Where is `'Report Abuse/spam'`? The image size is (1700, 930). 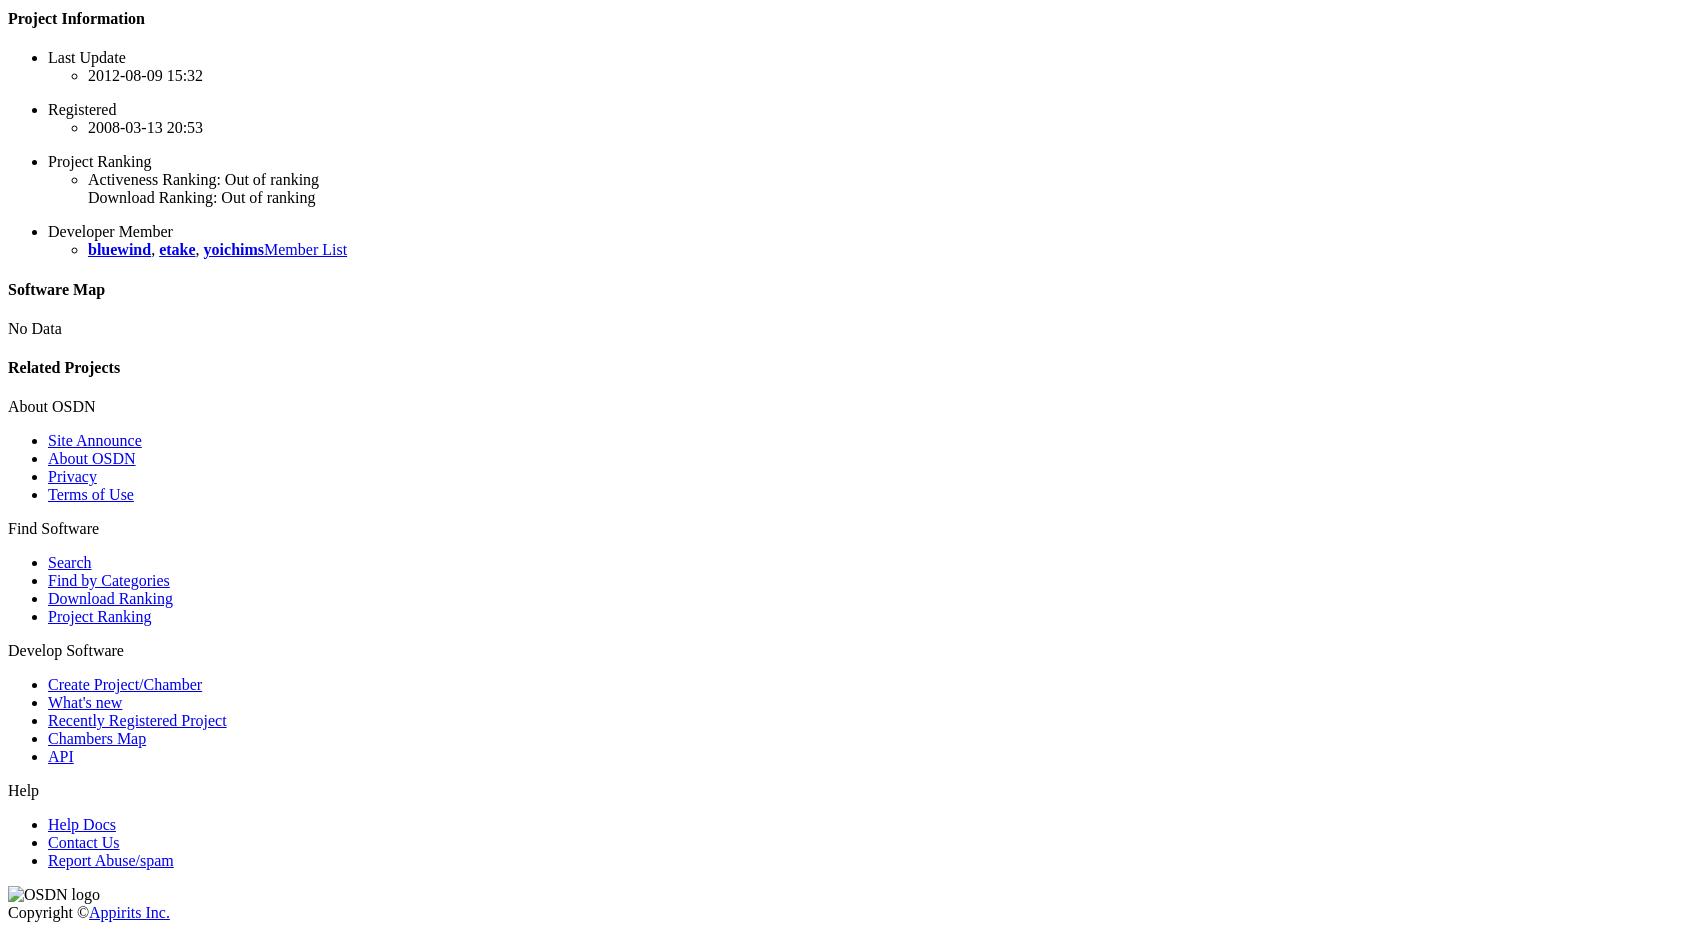 'Report Abuse/spam' is located at coordinates (109, 860).